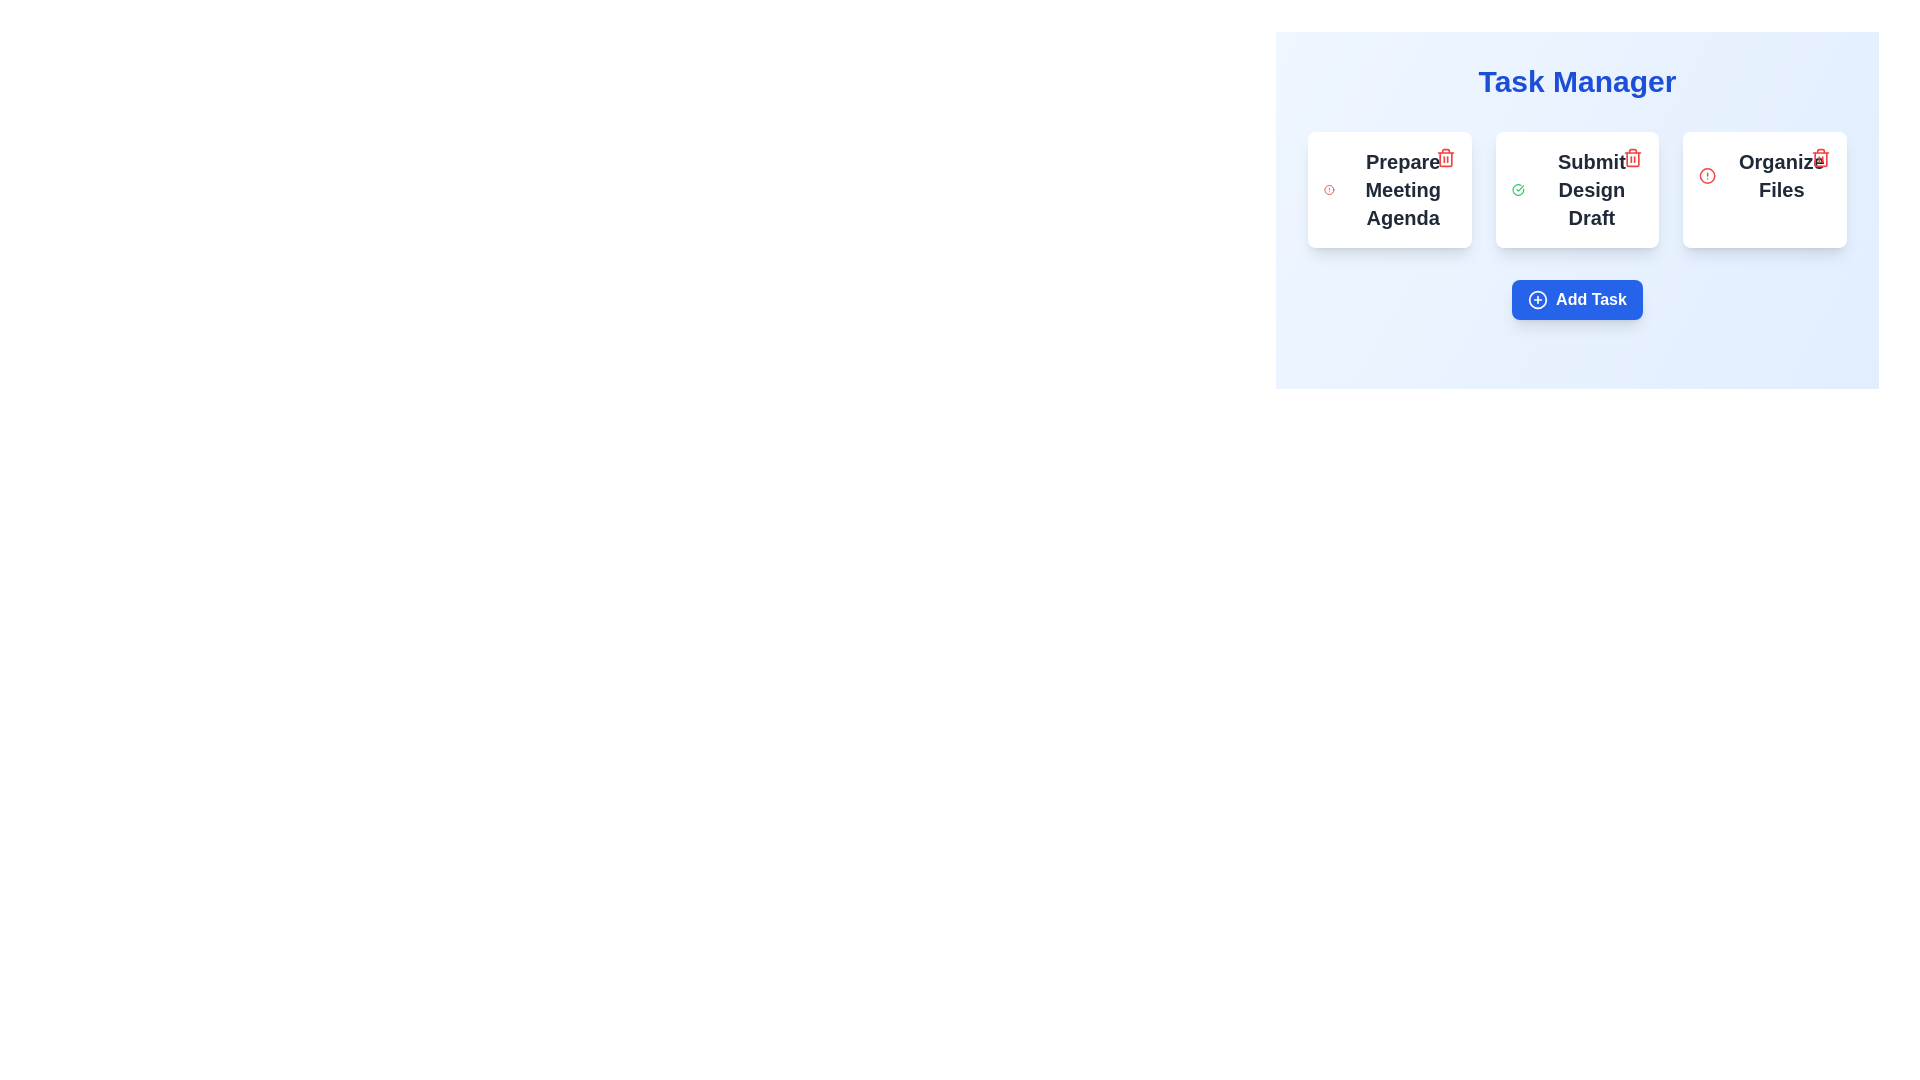  What do you see at coordinates (1537, 300) in the screenshot?
I see `the circular icon with a plus symbol, located adjacent to the text 'Add Task', to trigger a visual response` at bounding box center [1537, 300].